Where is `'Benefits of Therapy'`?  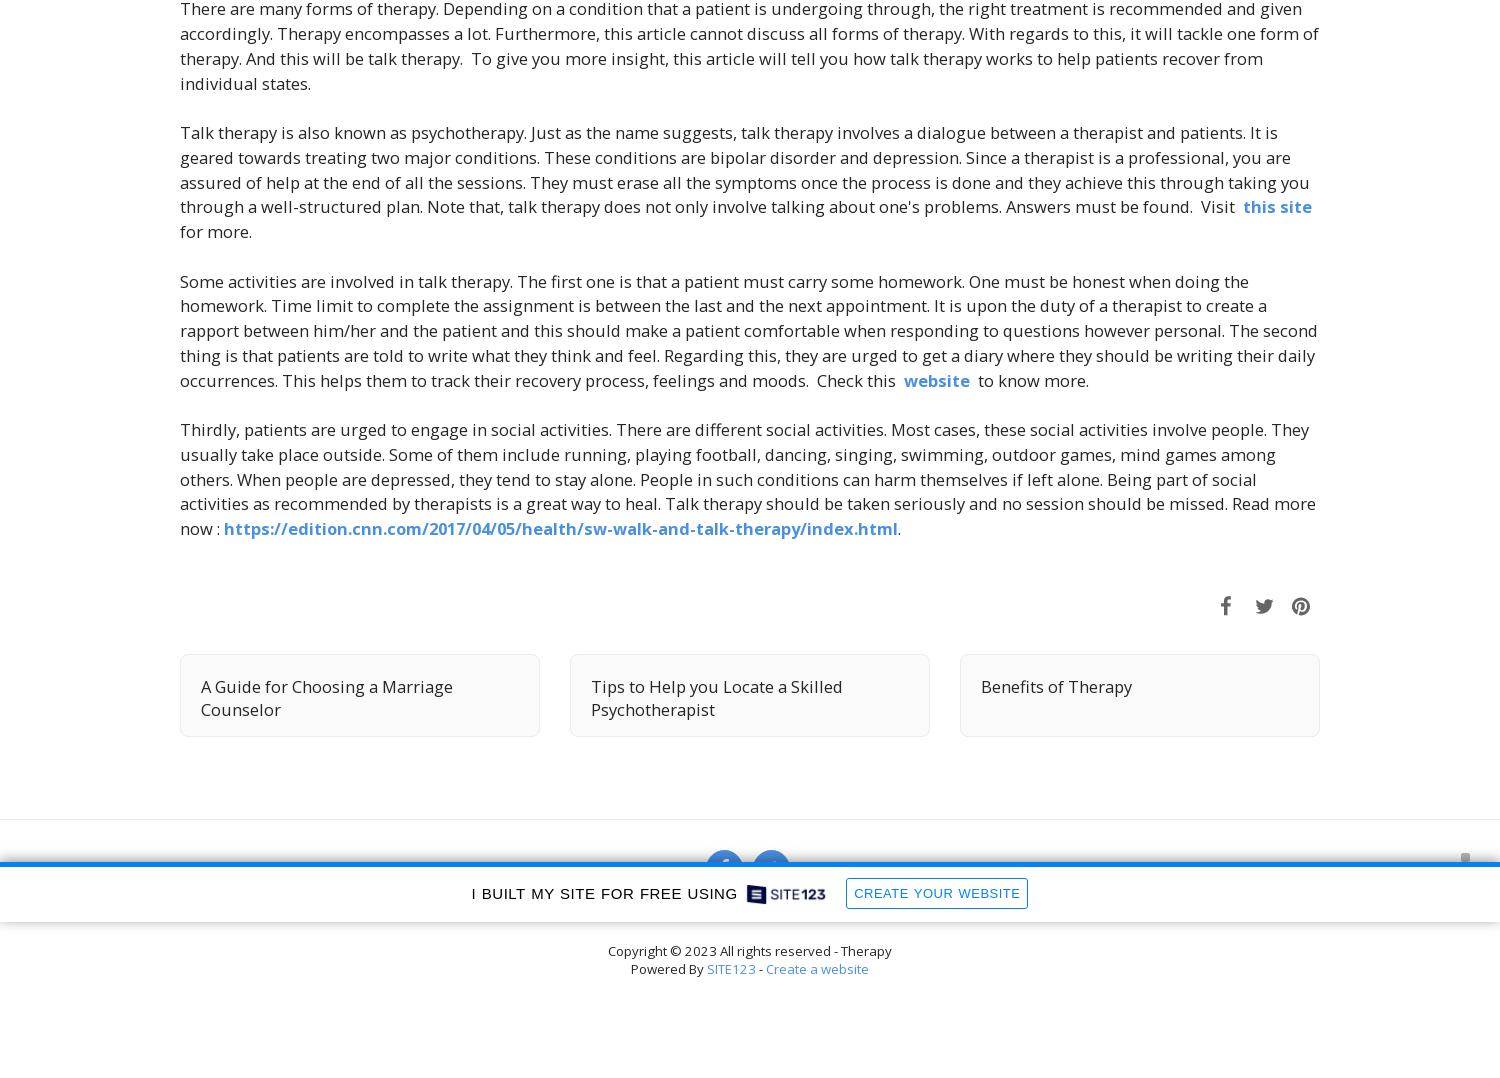
'Benefits of Therapy' is located at coordinates (1056, 685).